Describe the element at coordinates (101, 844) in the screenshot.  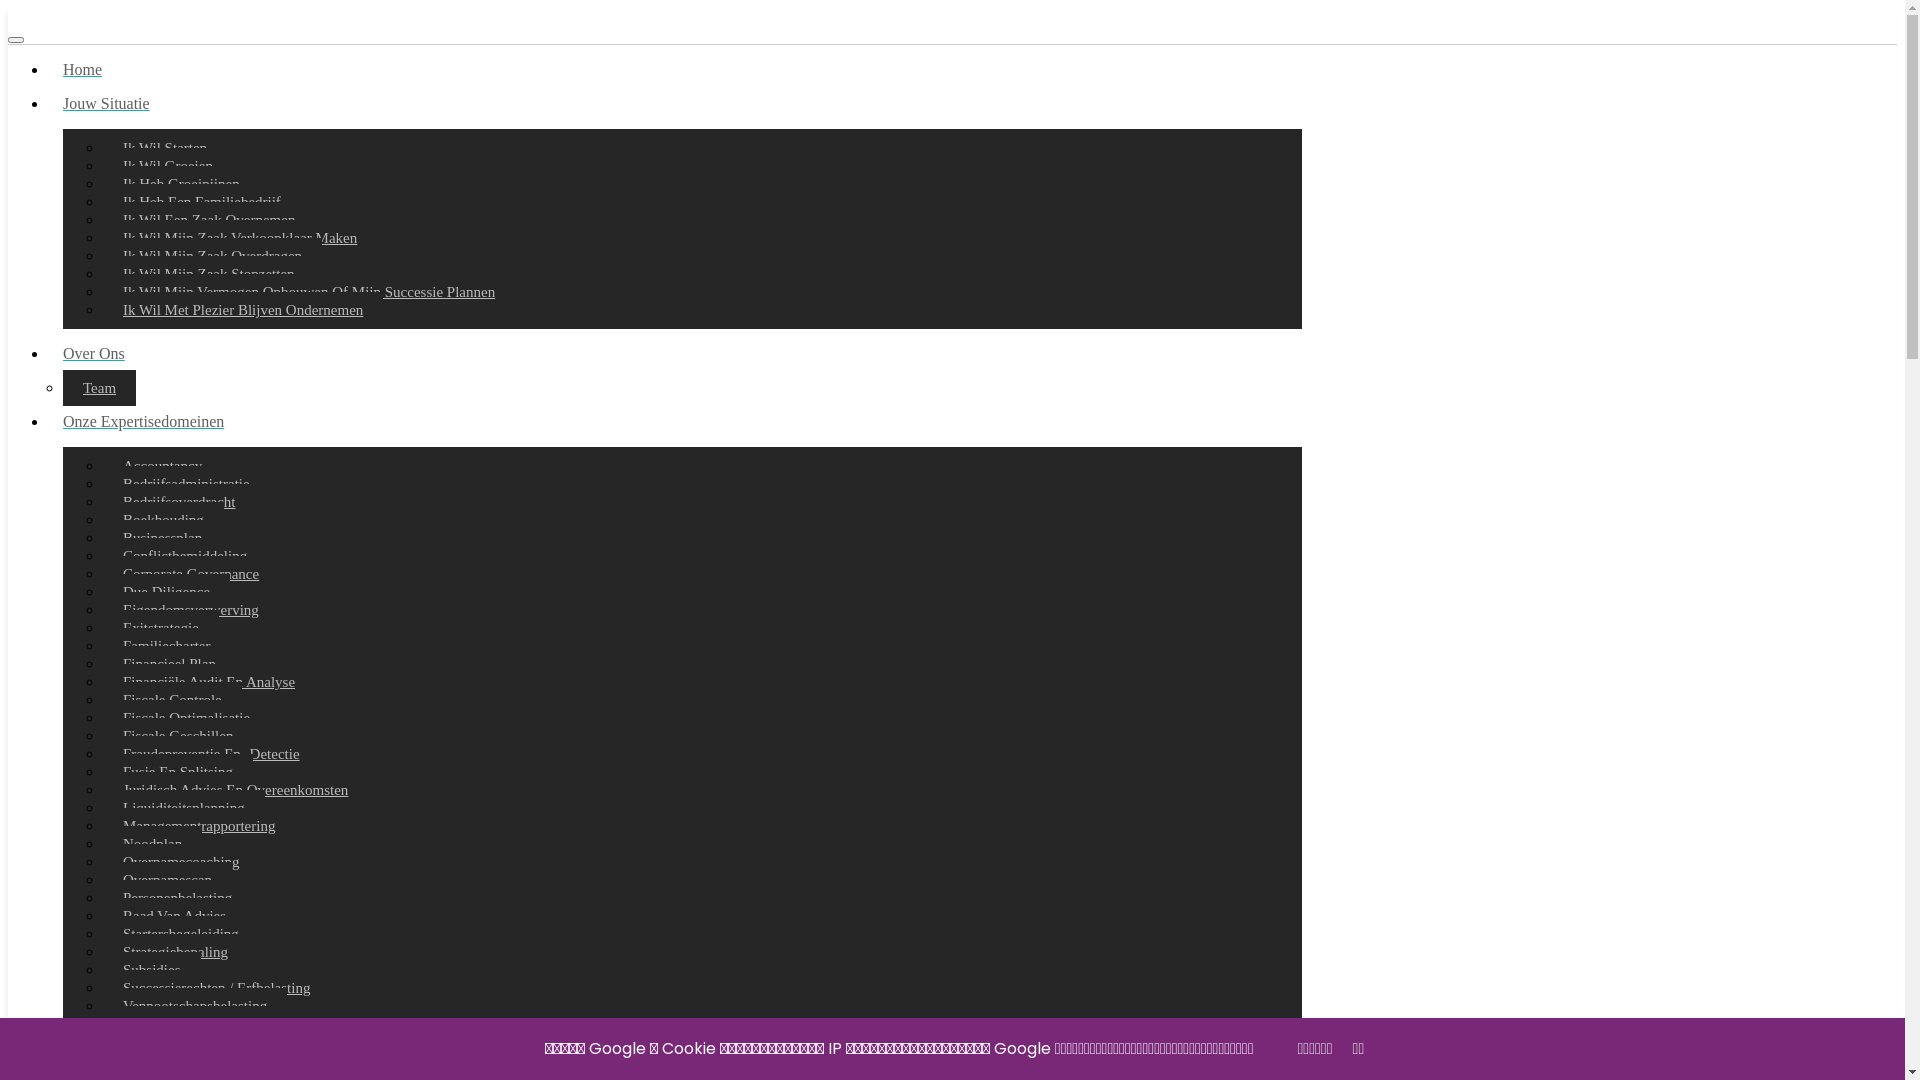
I see `'Noodplan'` at that location.